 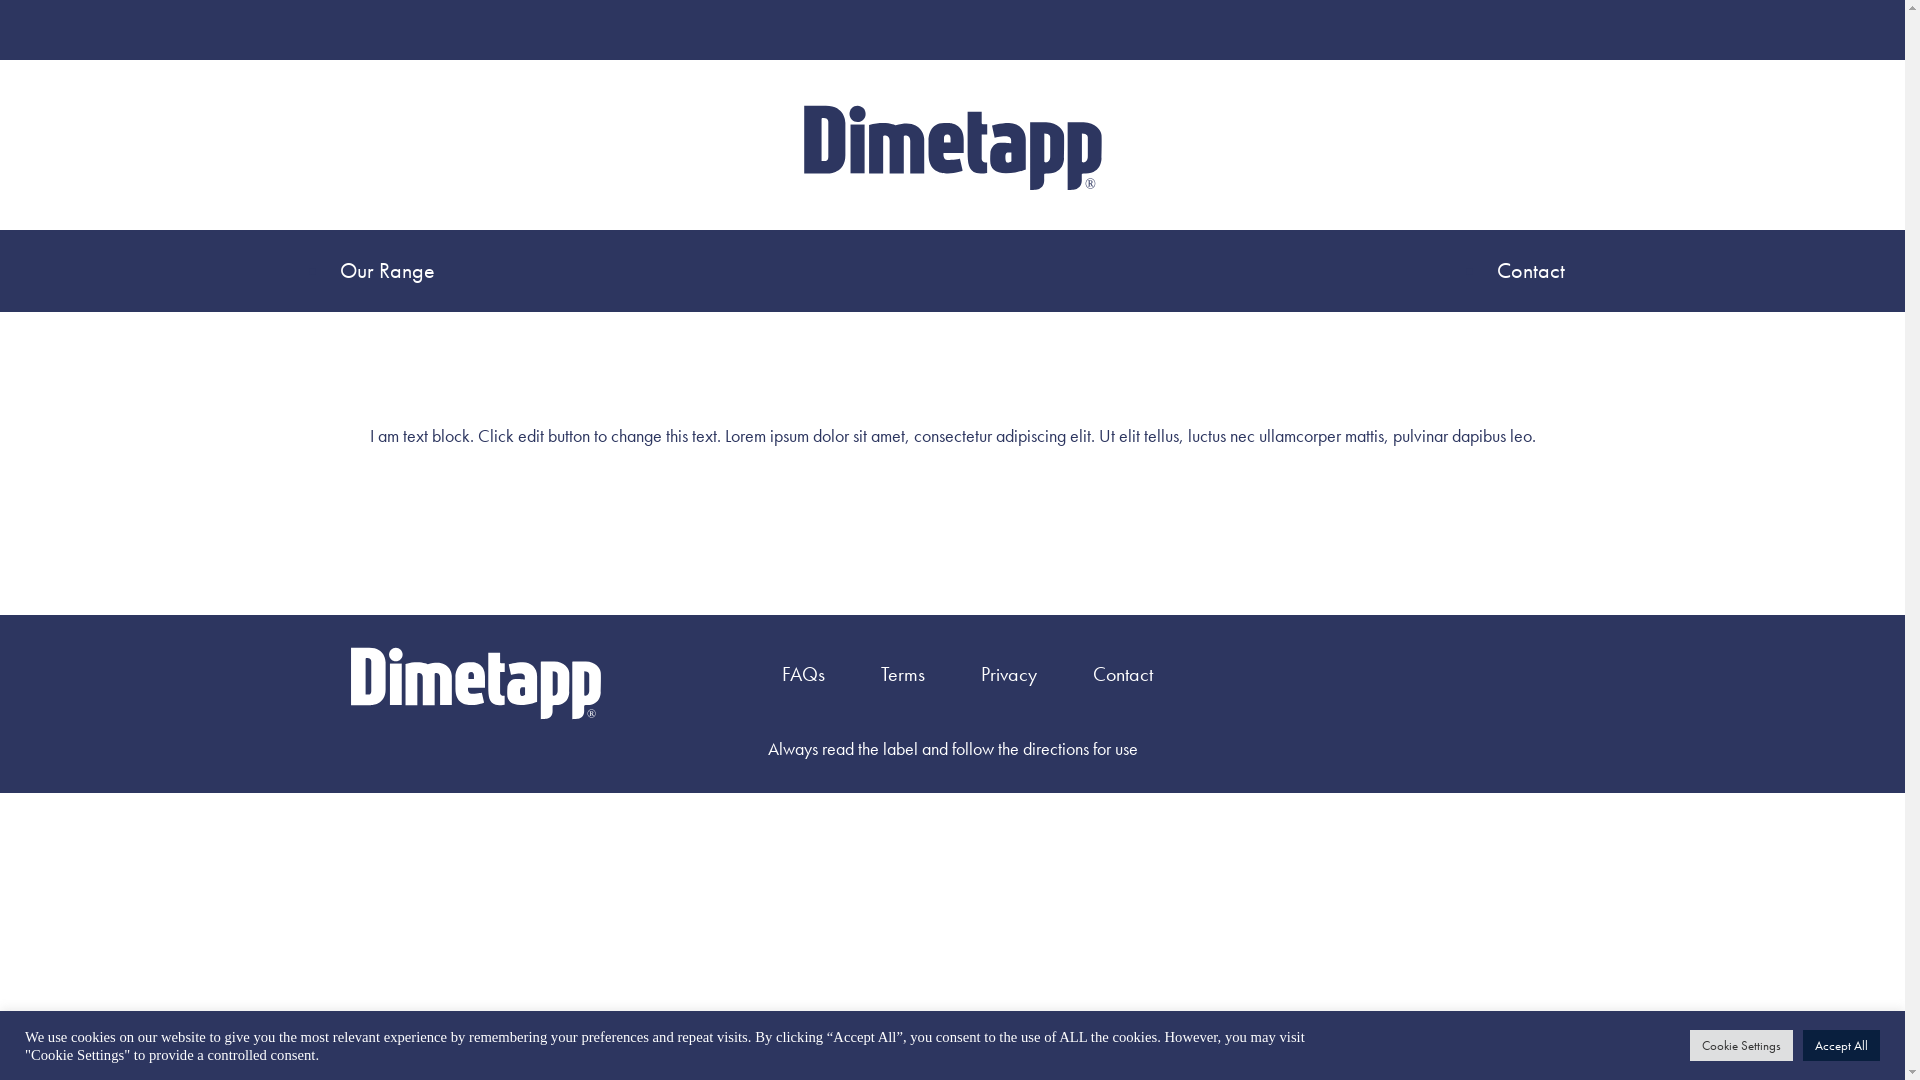 I want to click on 'Our Range', so click(x=392, y=270).